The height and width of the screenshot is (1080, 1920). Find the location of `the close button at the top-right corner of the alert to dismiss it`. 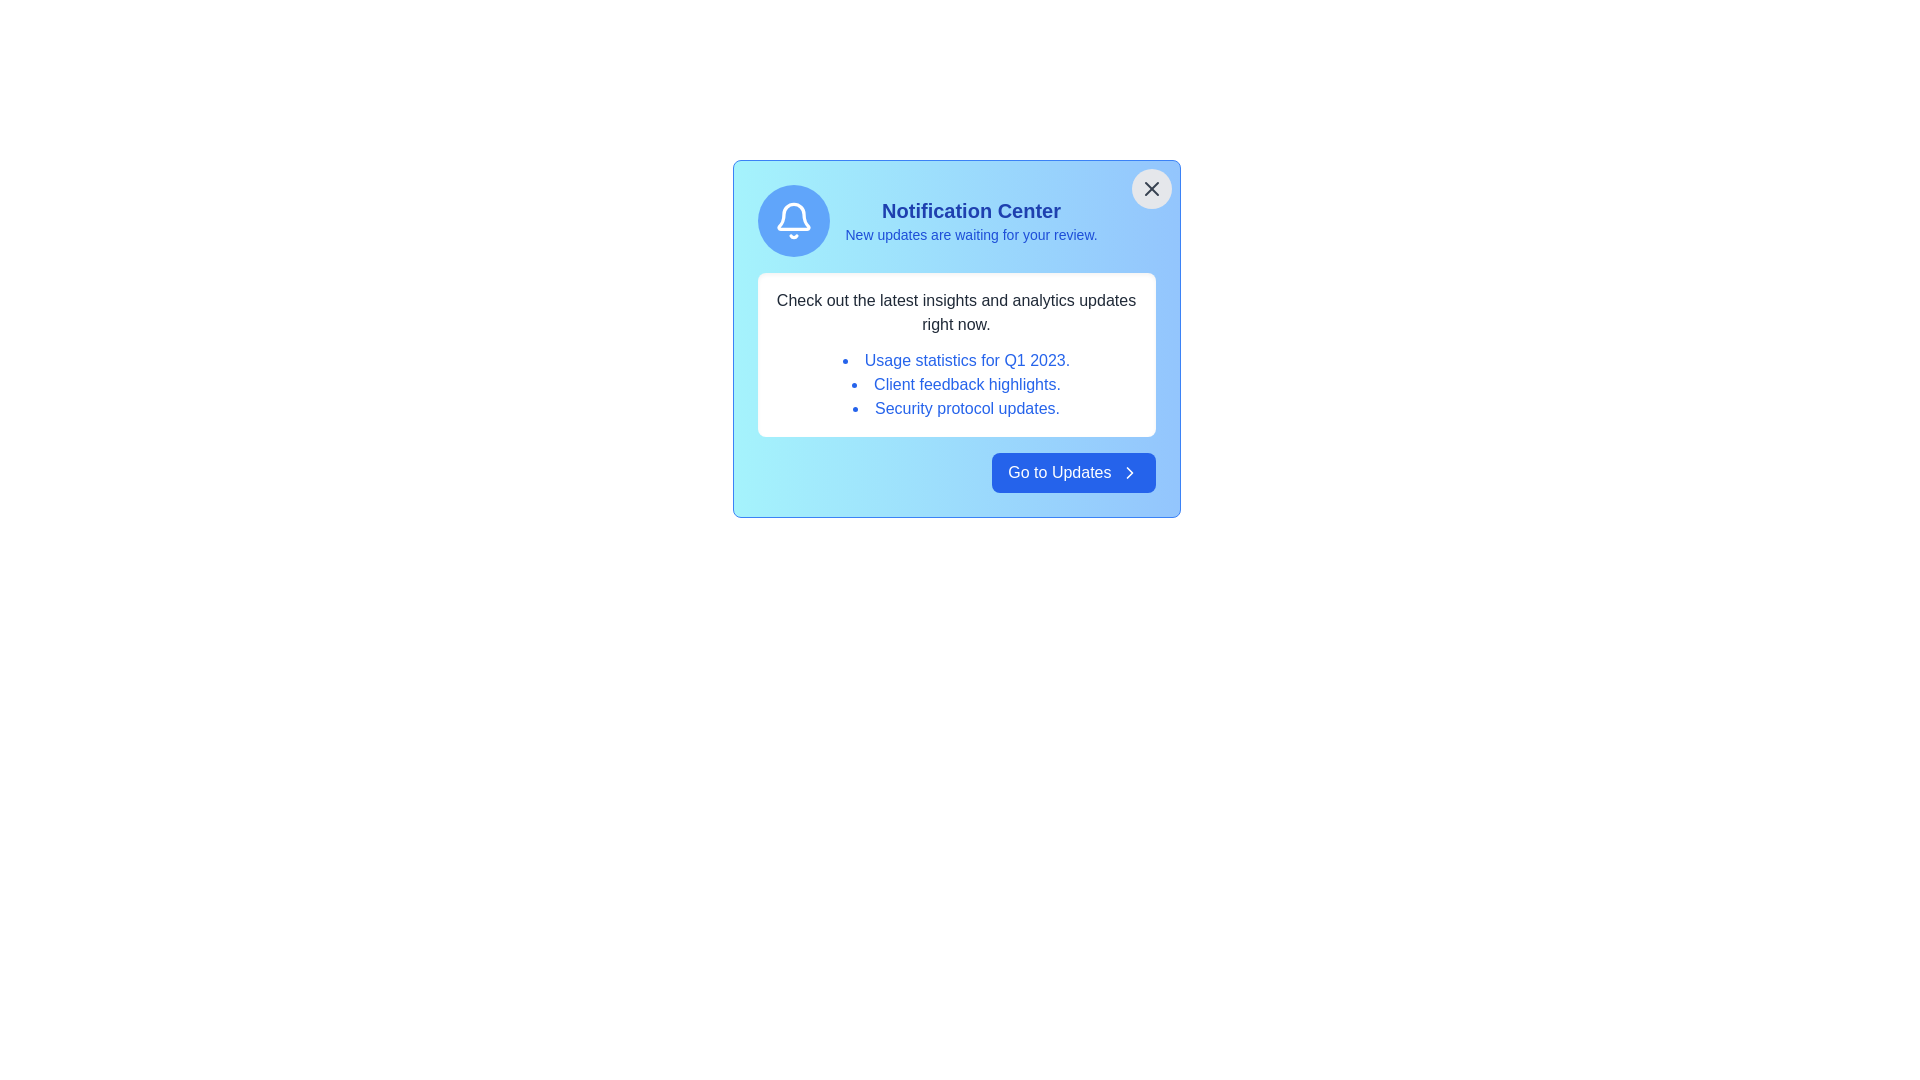

the close button at the top-right corner of the alert to dismiss it is located at coordinates (1151, 189).